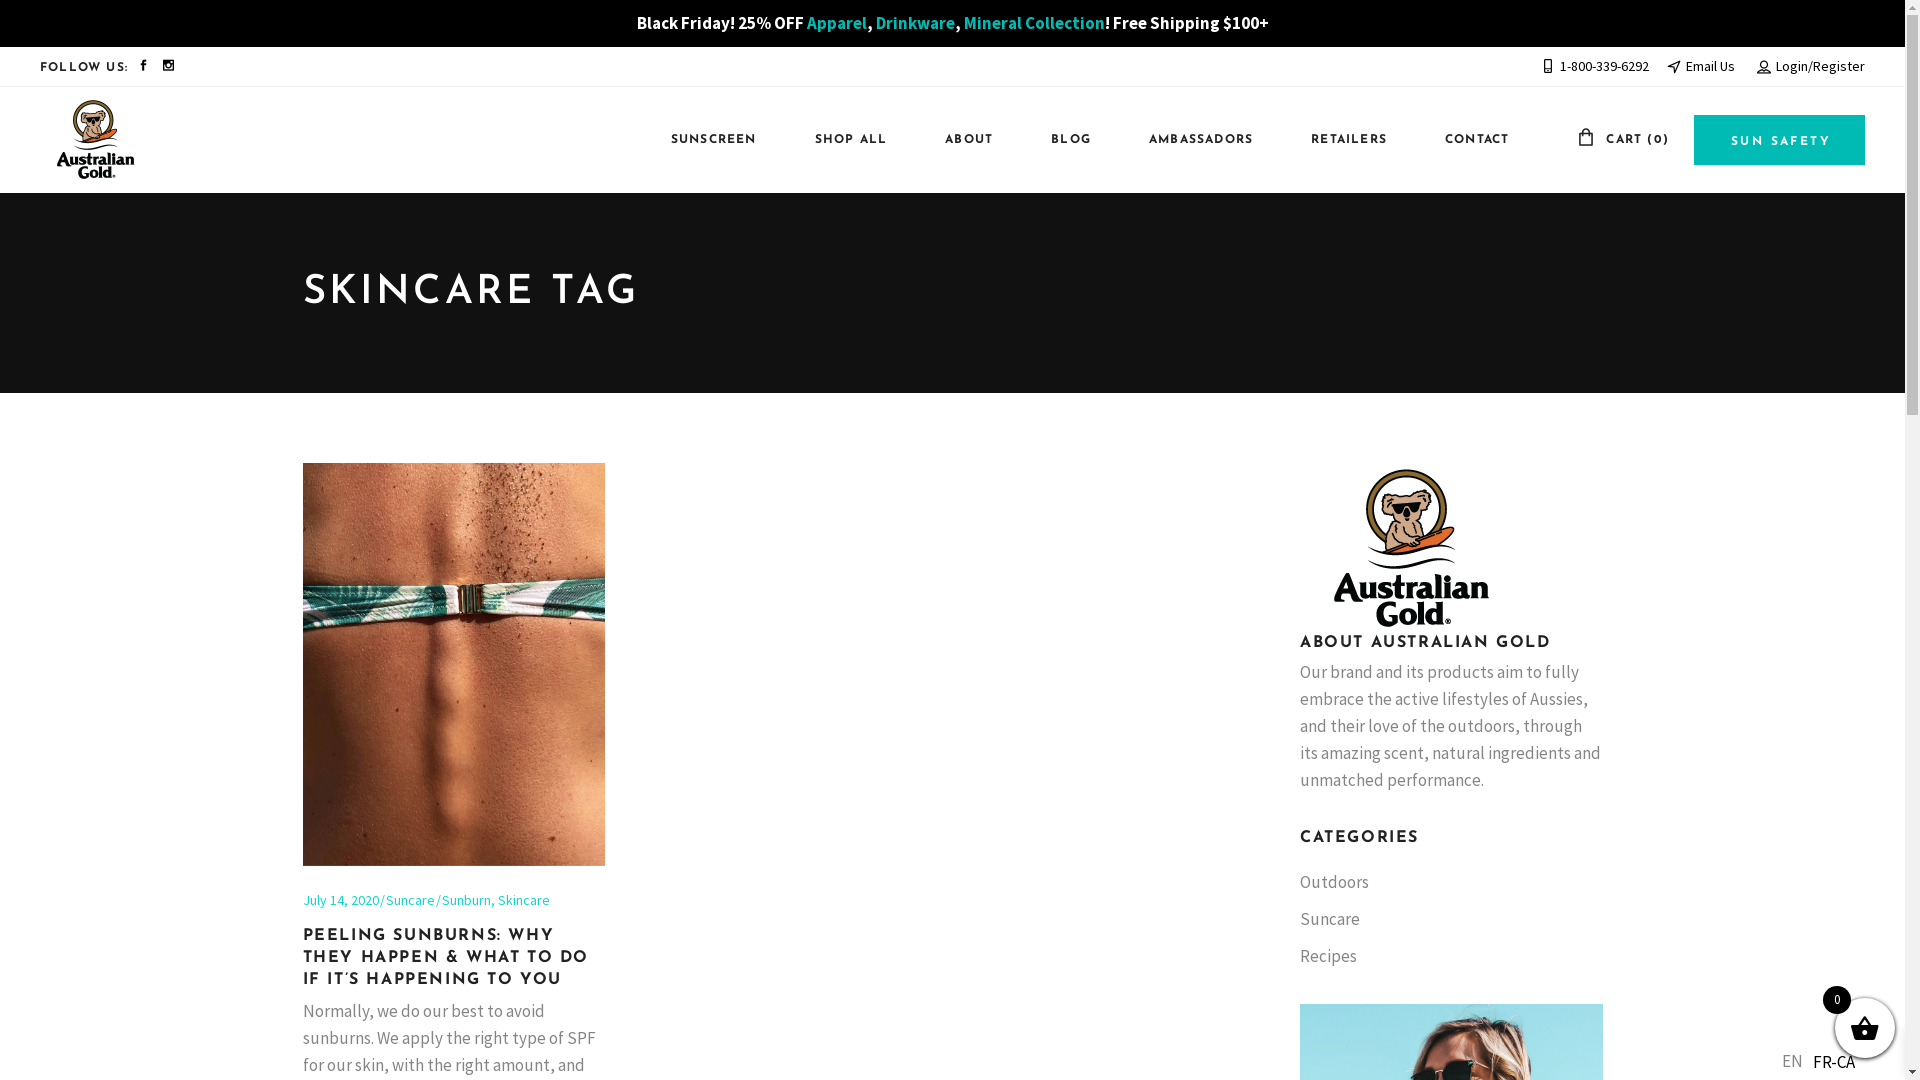 The height and width of the screenshot is (1080, 1920). Describe the element at coordinates (1339, 139) in the screenshot. I see `'RETAILERS'` at that location.